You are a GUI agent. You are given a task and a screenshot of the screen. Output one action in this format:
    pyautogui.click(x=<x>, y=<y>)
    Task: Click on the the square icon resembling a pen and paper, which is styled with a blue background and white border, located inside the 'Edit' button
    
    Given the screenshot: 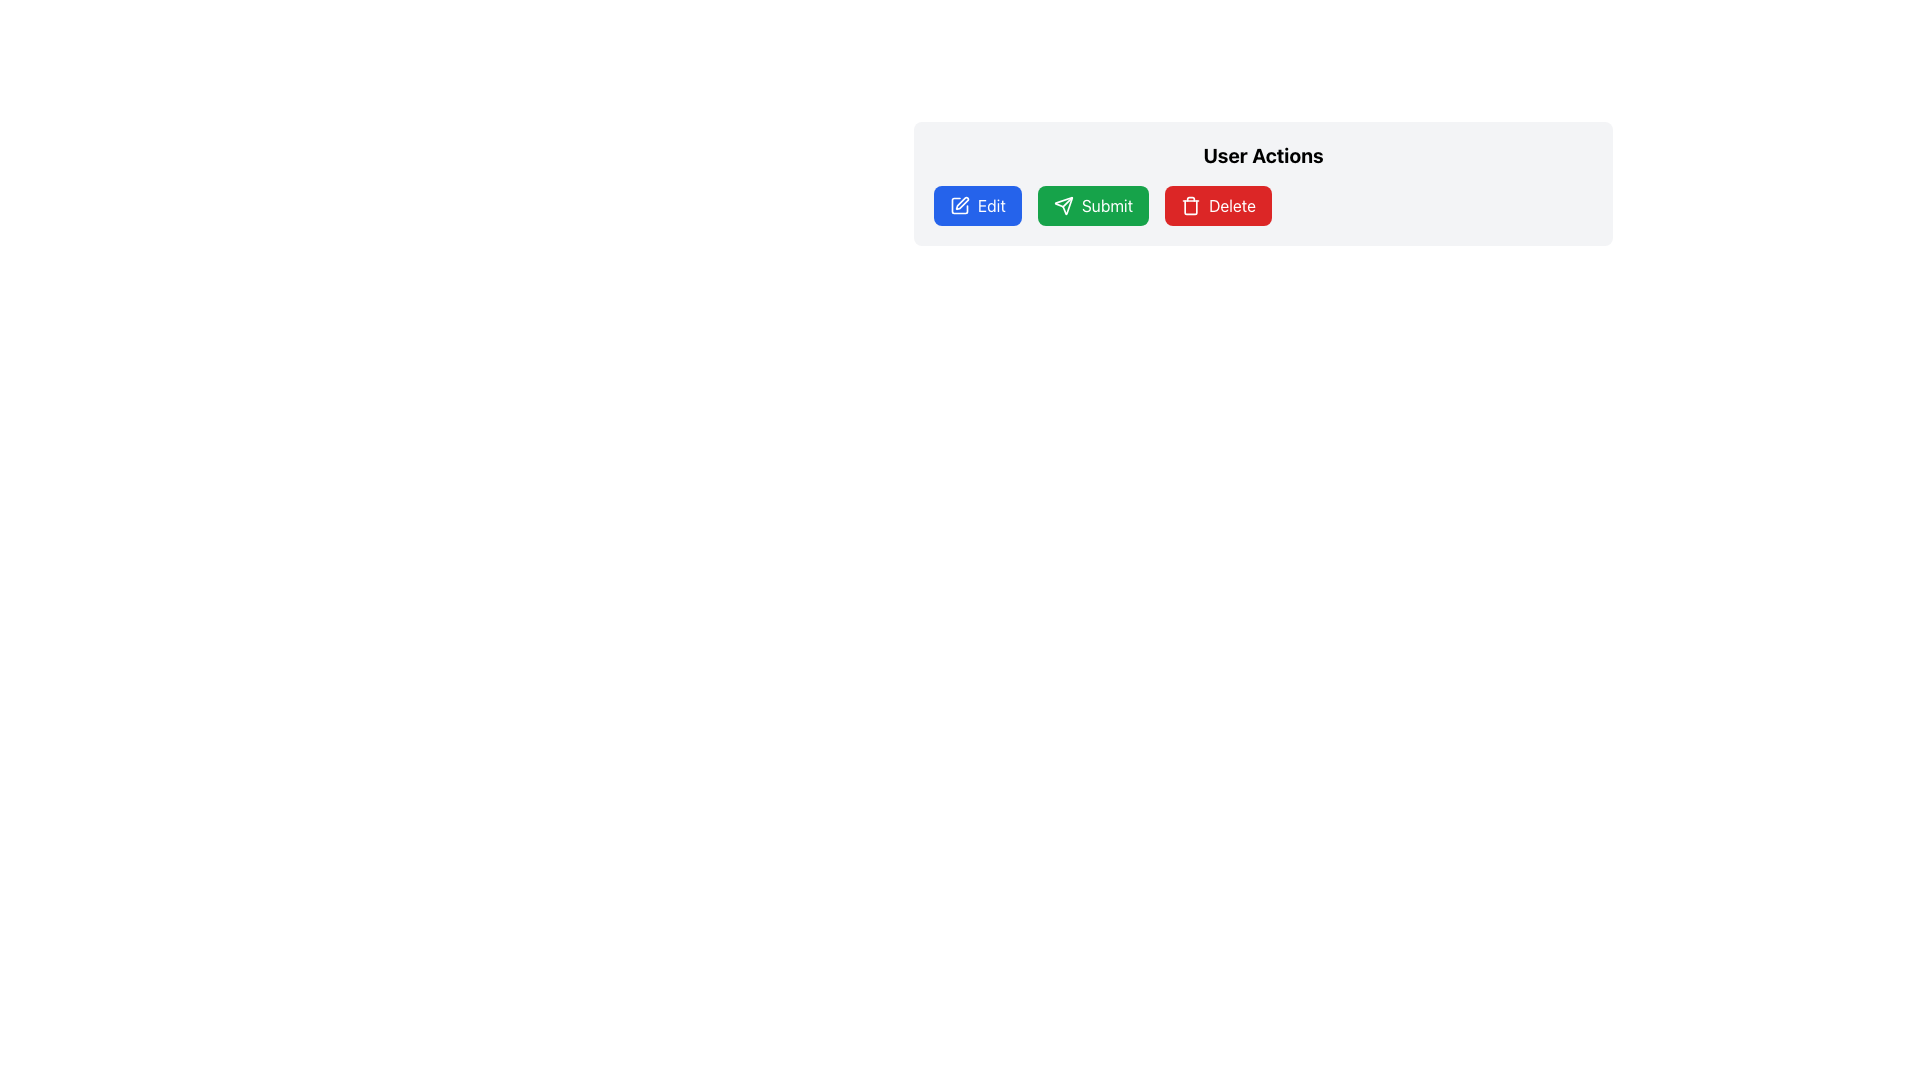 What is the action you would take?
    pyautogui.click(x=960, y=205)
    